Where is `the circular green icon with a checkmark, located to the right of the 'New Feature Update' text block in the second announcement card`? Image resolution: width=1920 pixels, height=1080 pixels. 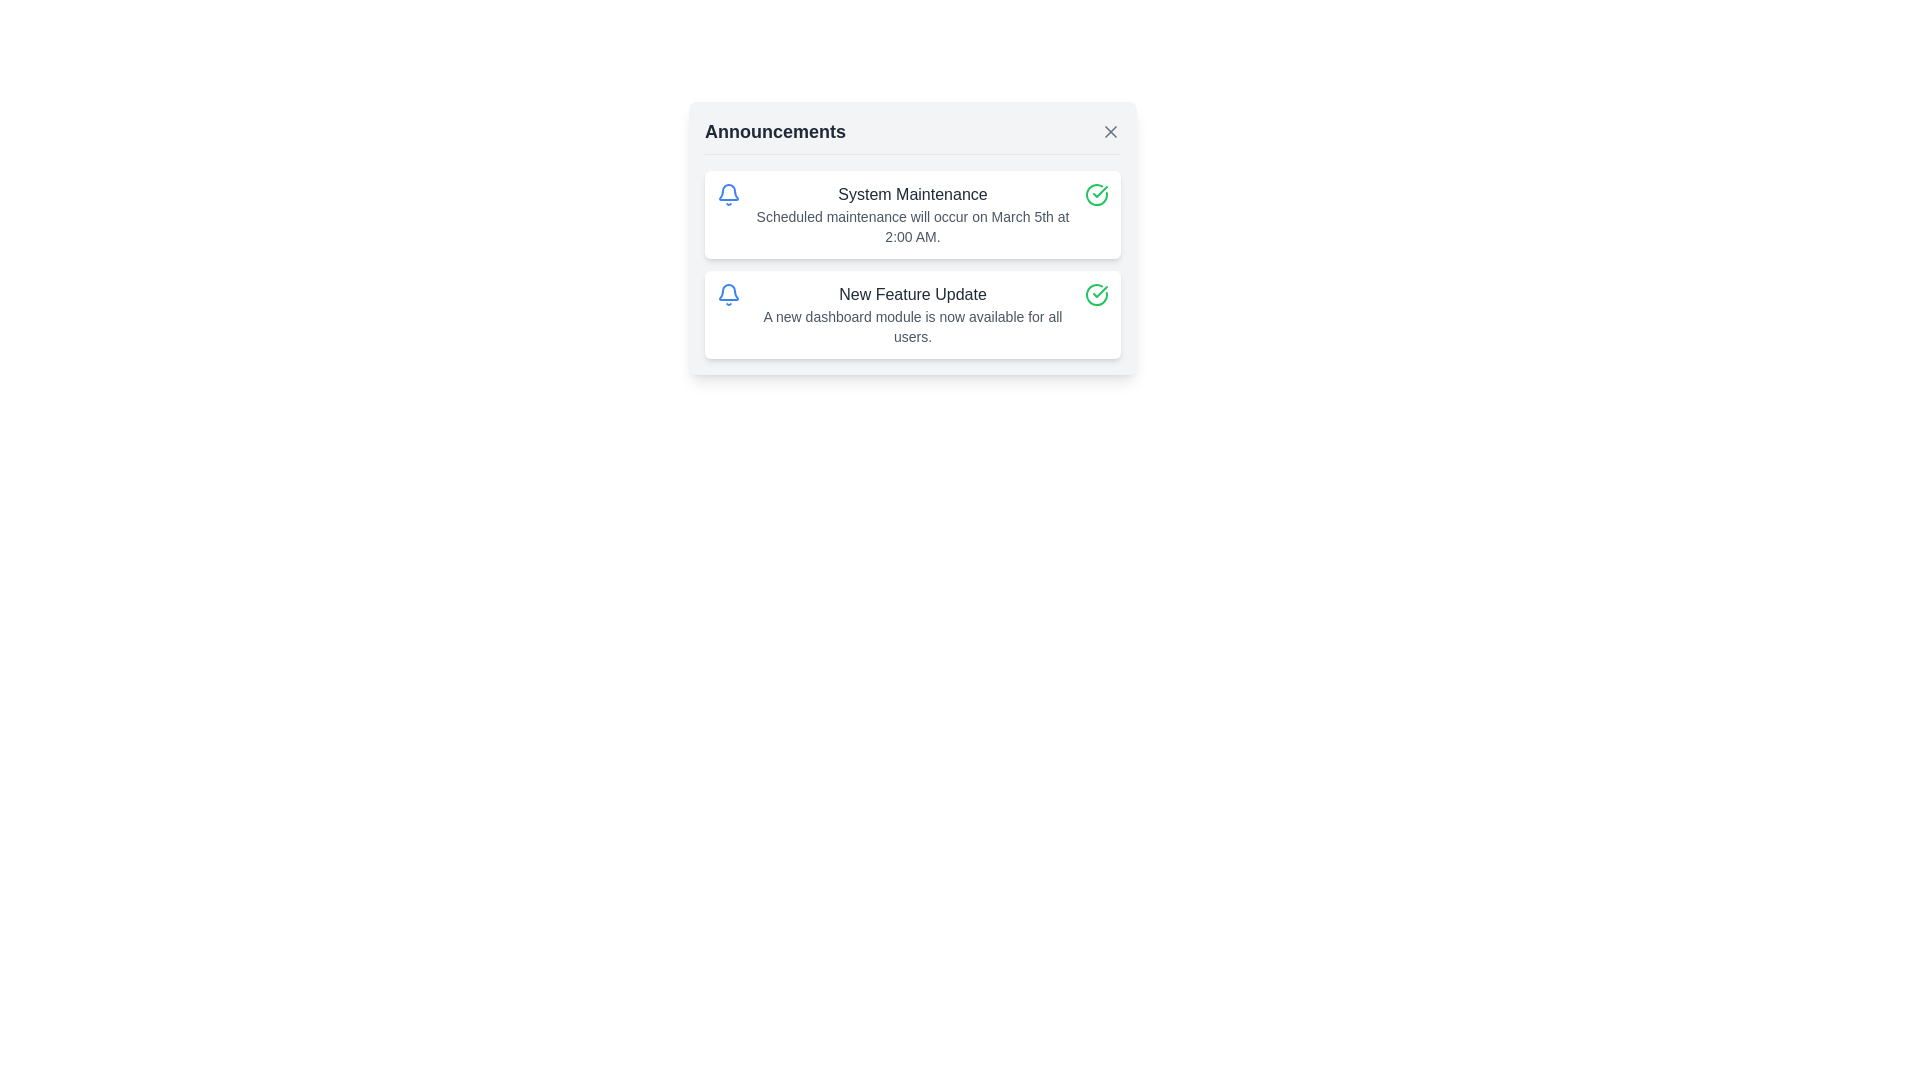
the circular green icon with a checkmark, located to the right of the 'New Feature Update' text block in the second announcement card is located at coordinates (1096, 294).